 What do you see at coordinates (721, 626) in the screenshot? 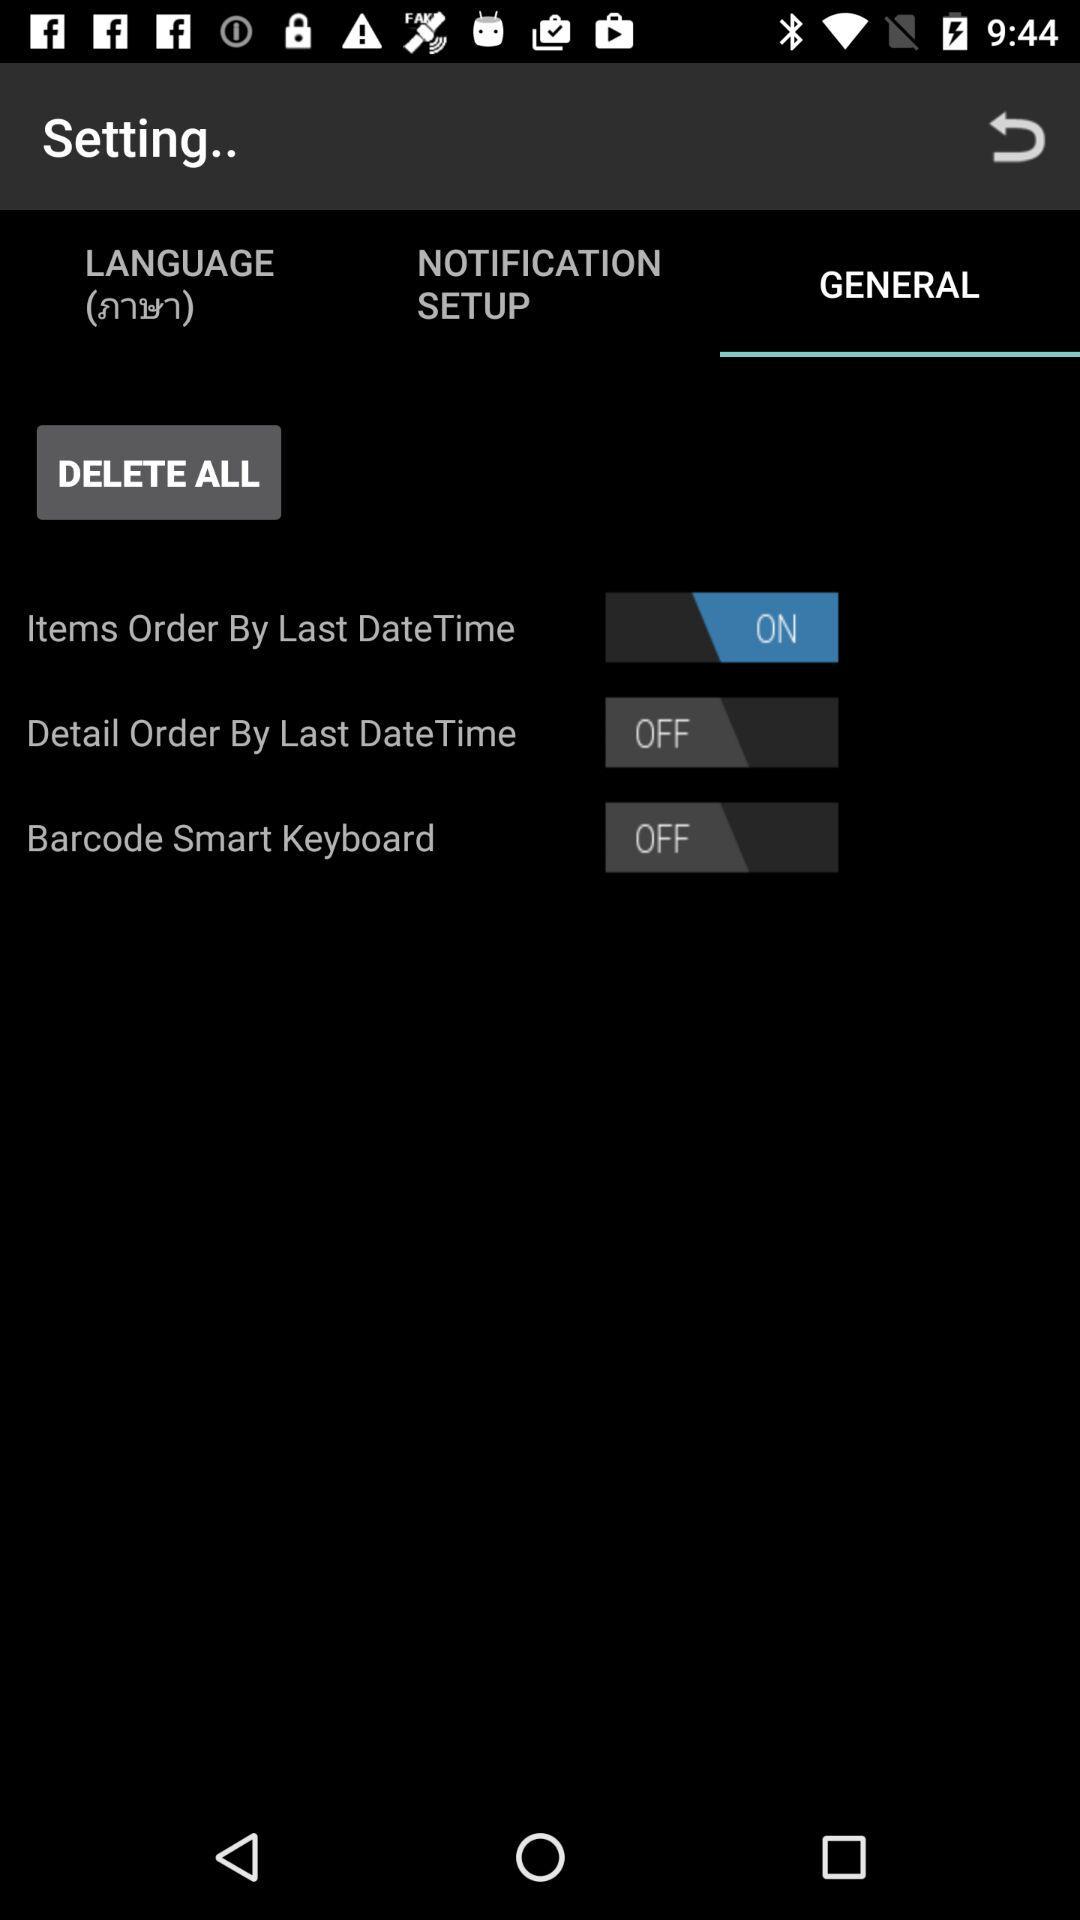
I see `the icon below notification` at bounding box center [721, 626].